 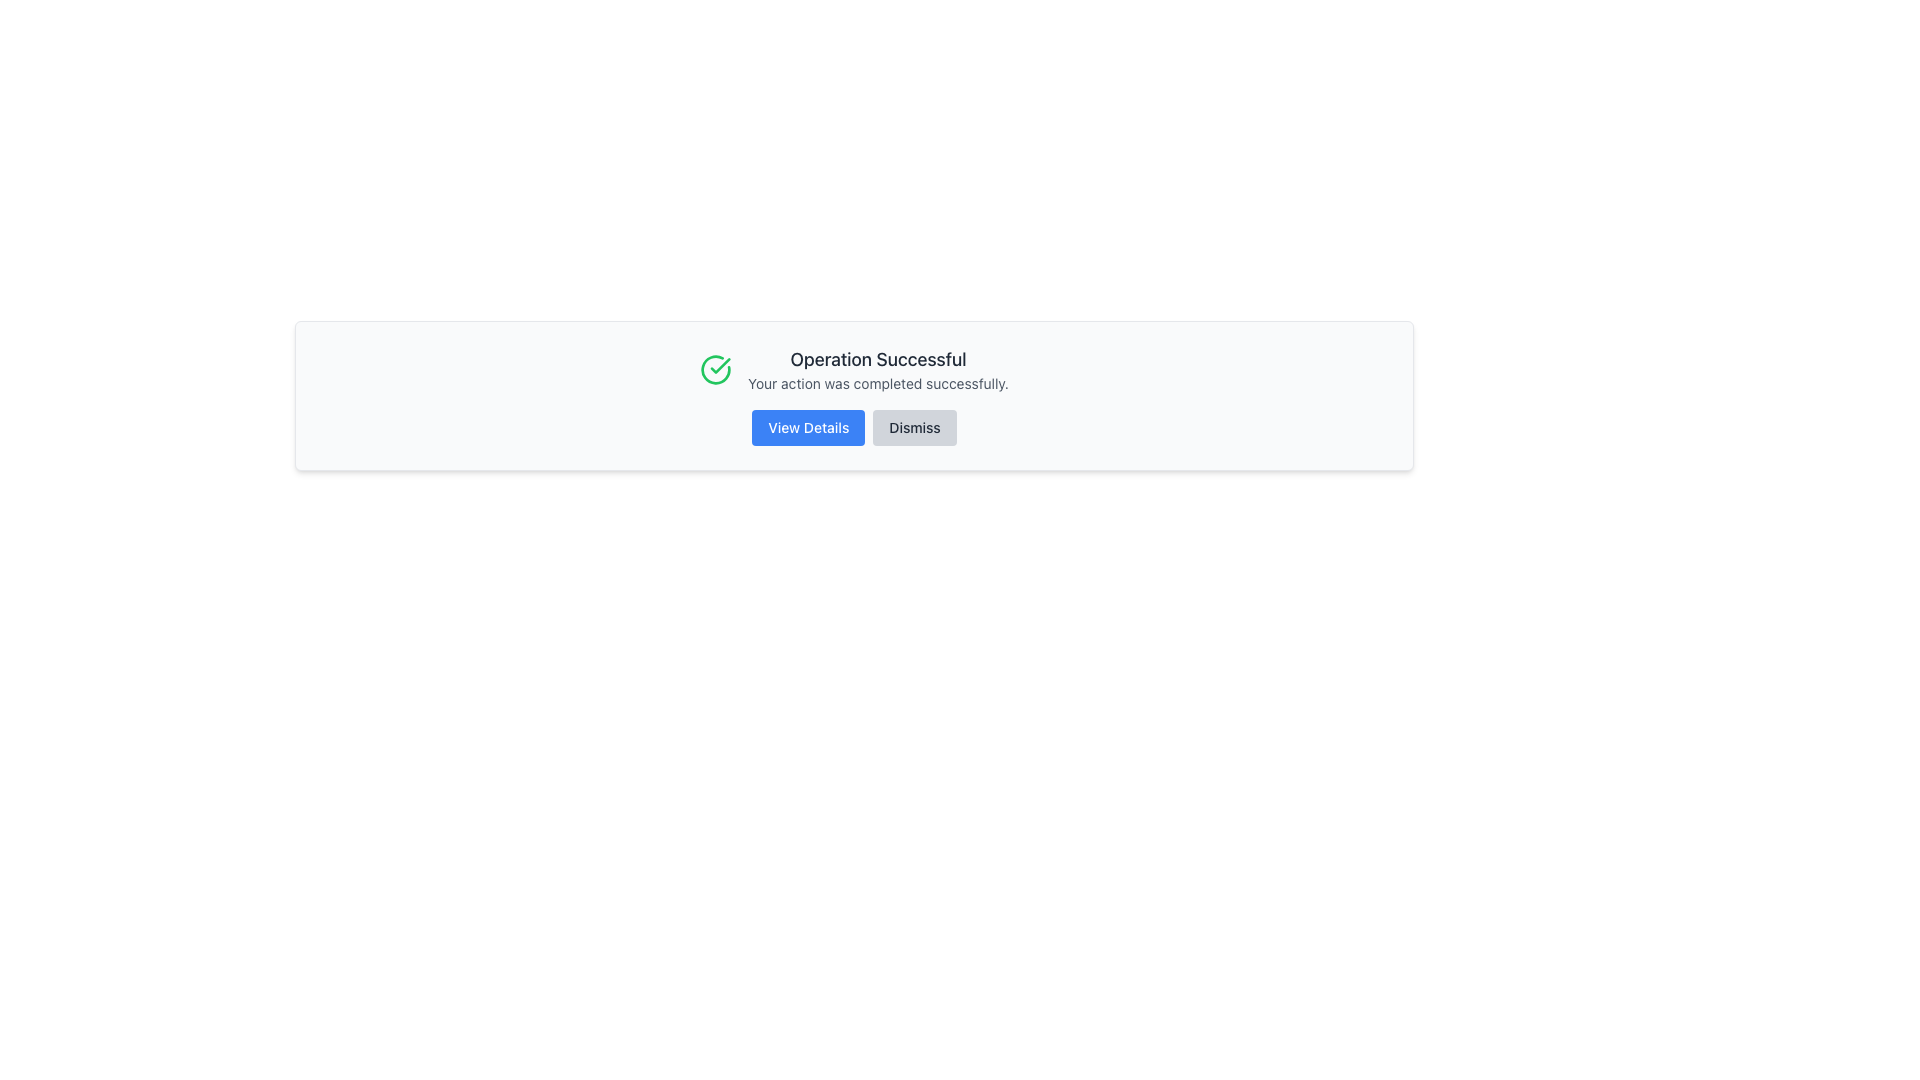 I want to click on message displayed in the static text block that says 'Operation Successful' and 'Your action was completed successfully.', so click(x=878, y=370).